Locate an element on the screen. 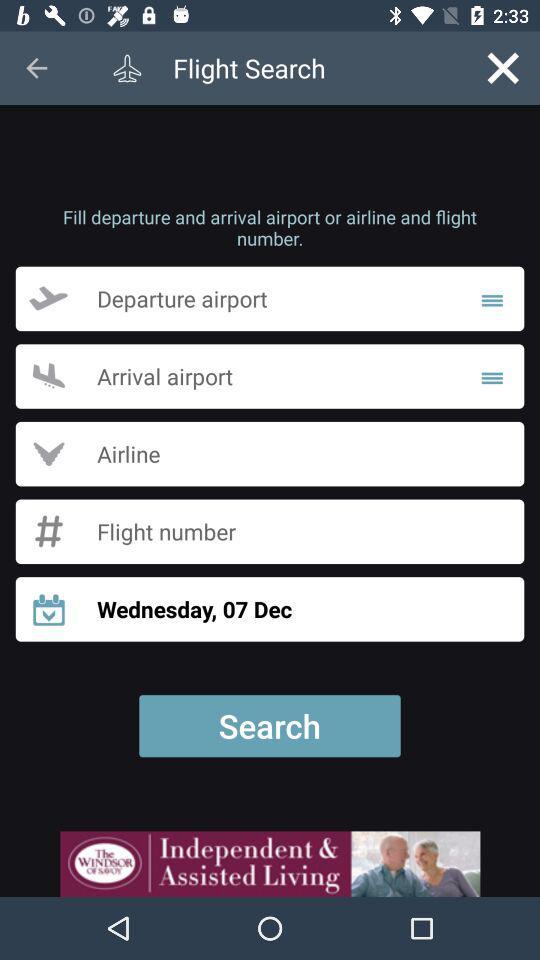 The width and height of the screenshot is (540, 960). the first plane icon on the left to the text departure airport on the web page is located at coordinates (61, 298).